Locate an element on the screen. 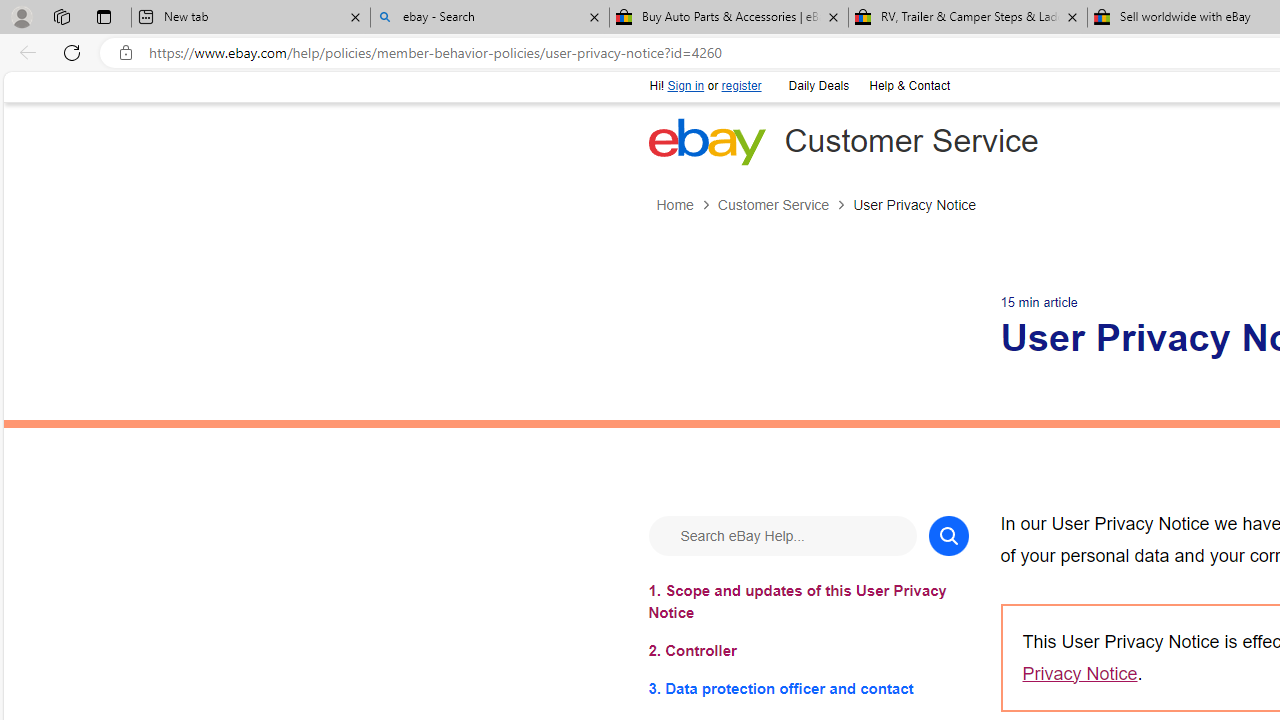 Image resolution: width=1280 pixels, height=720 pixels. 'Daily Deals' is located at coordinates (817, 83).